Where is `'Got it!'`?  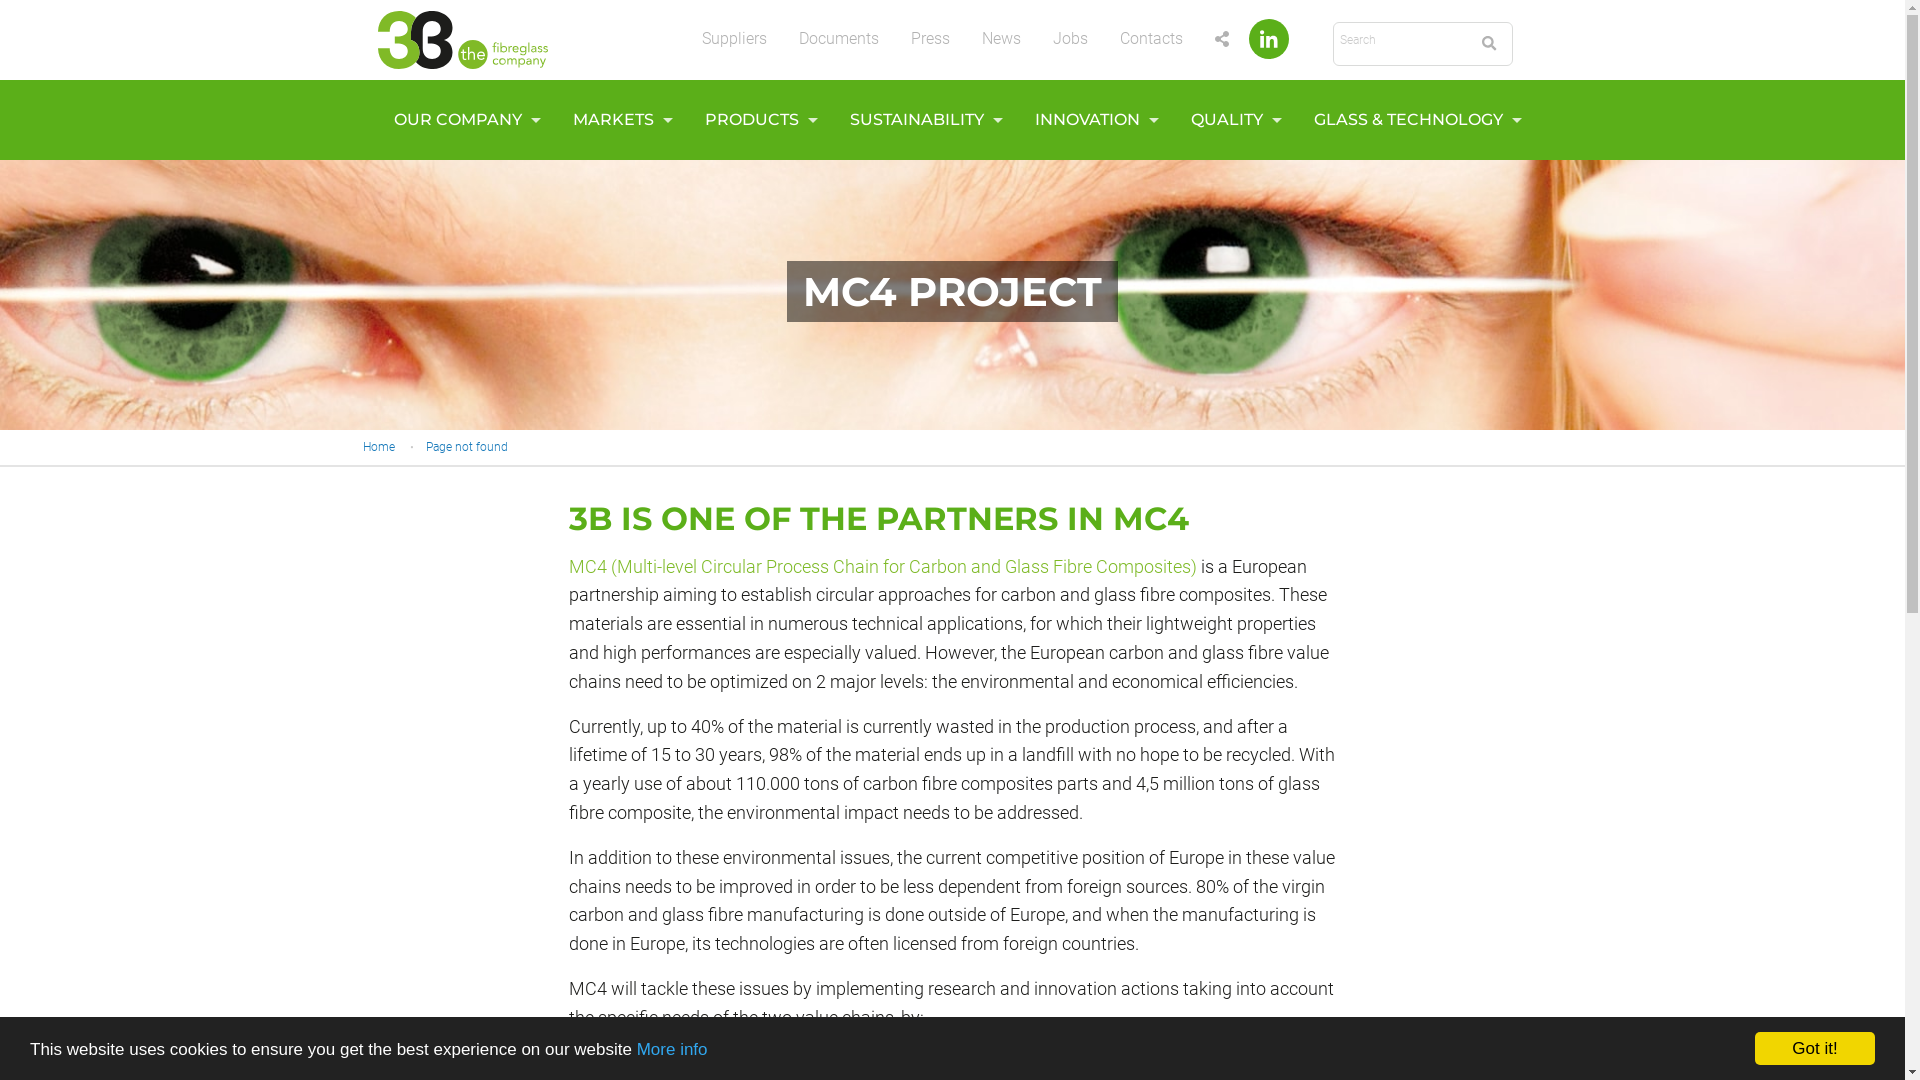
'Got it!' is located at coordinates (1814, 1047).